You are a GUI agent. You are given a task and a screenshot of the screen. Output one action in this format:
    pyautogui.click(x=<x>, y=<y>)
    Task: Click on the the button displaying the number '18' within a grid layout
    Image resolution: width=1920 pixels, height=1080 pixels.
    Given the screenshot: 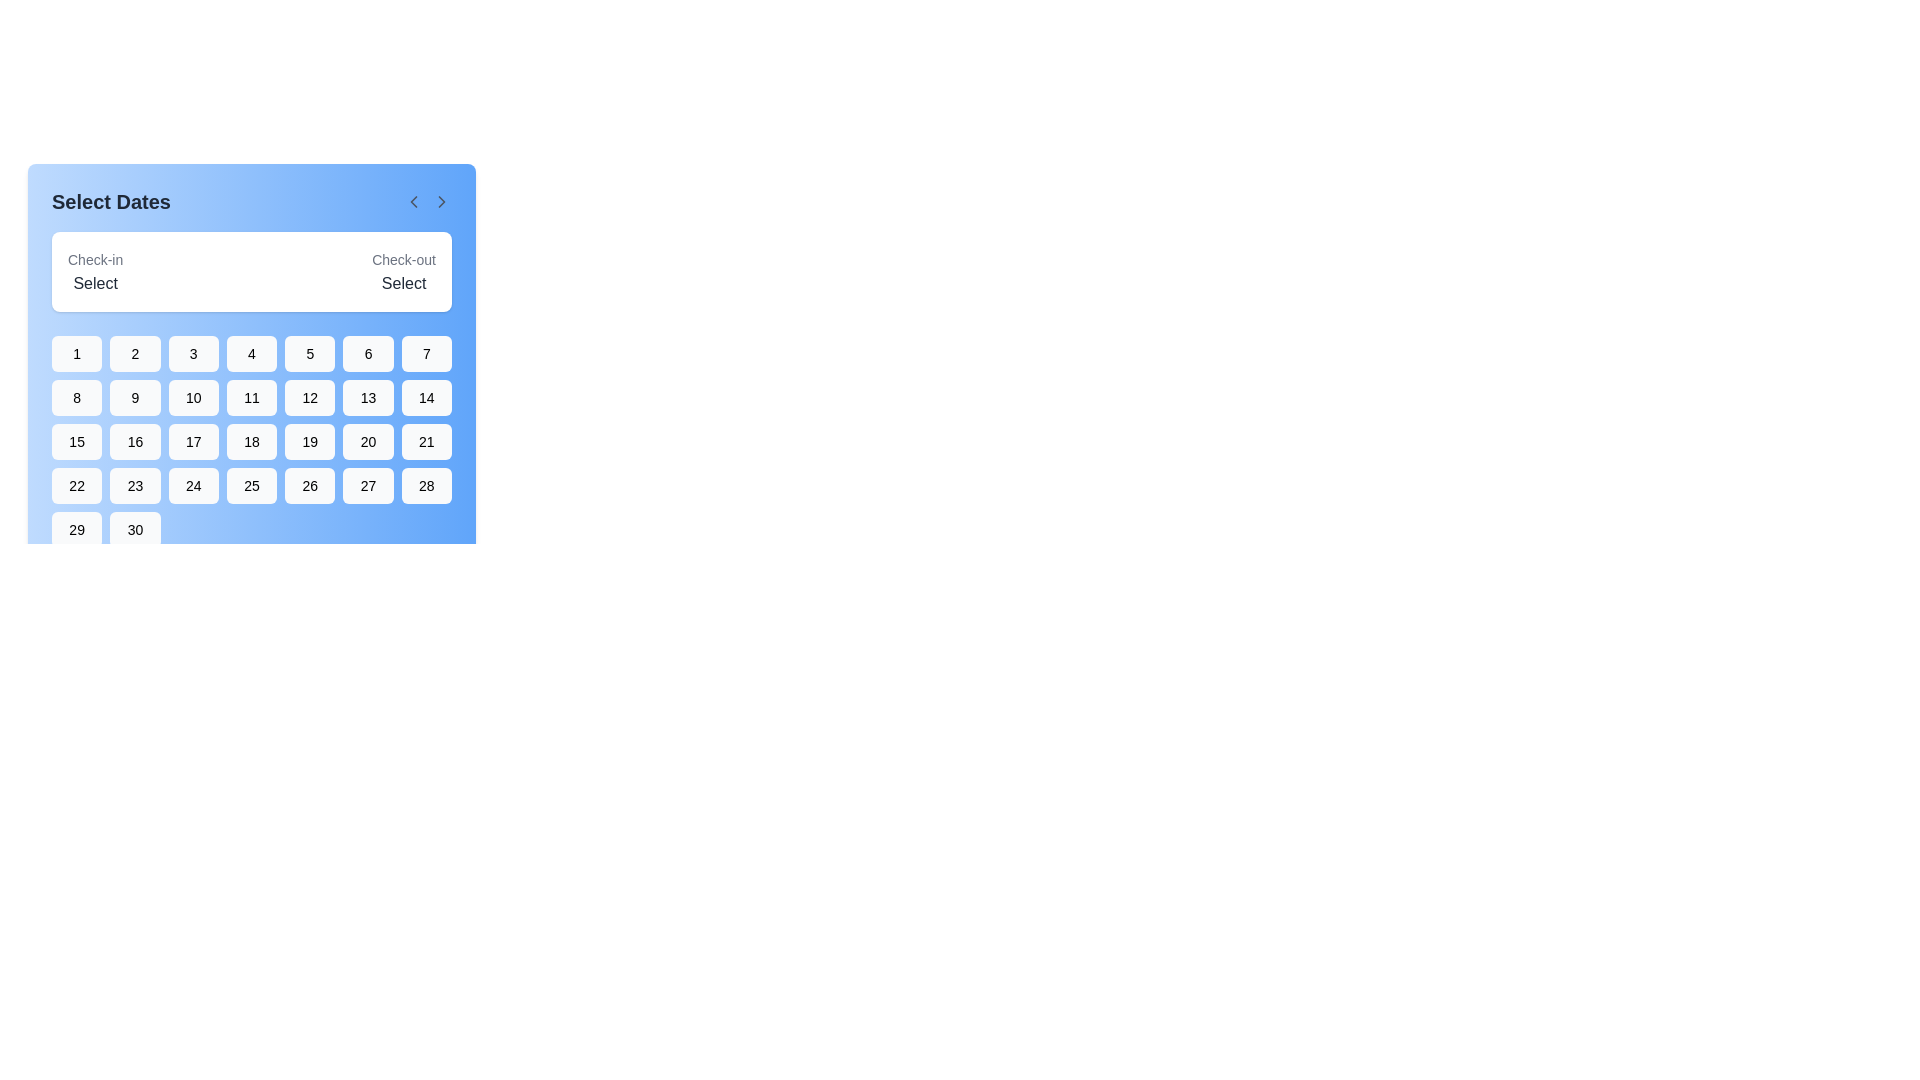 What is the action you would take?
    pyautogui.click(x=250, y=441)
    